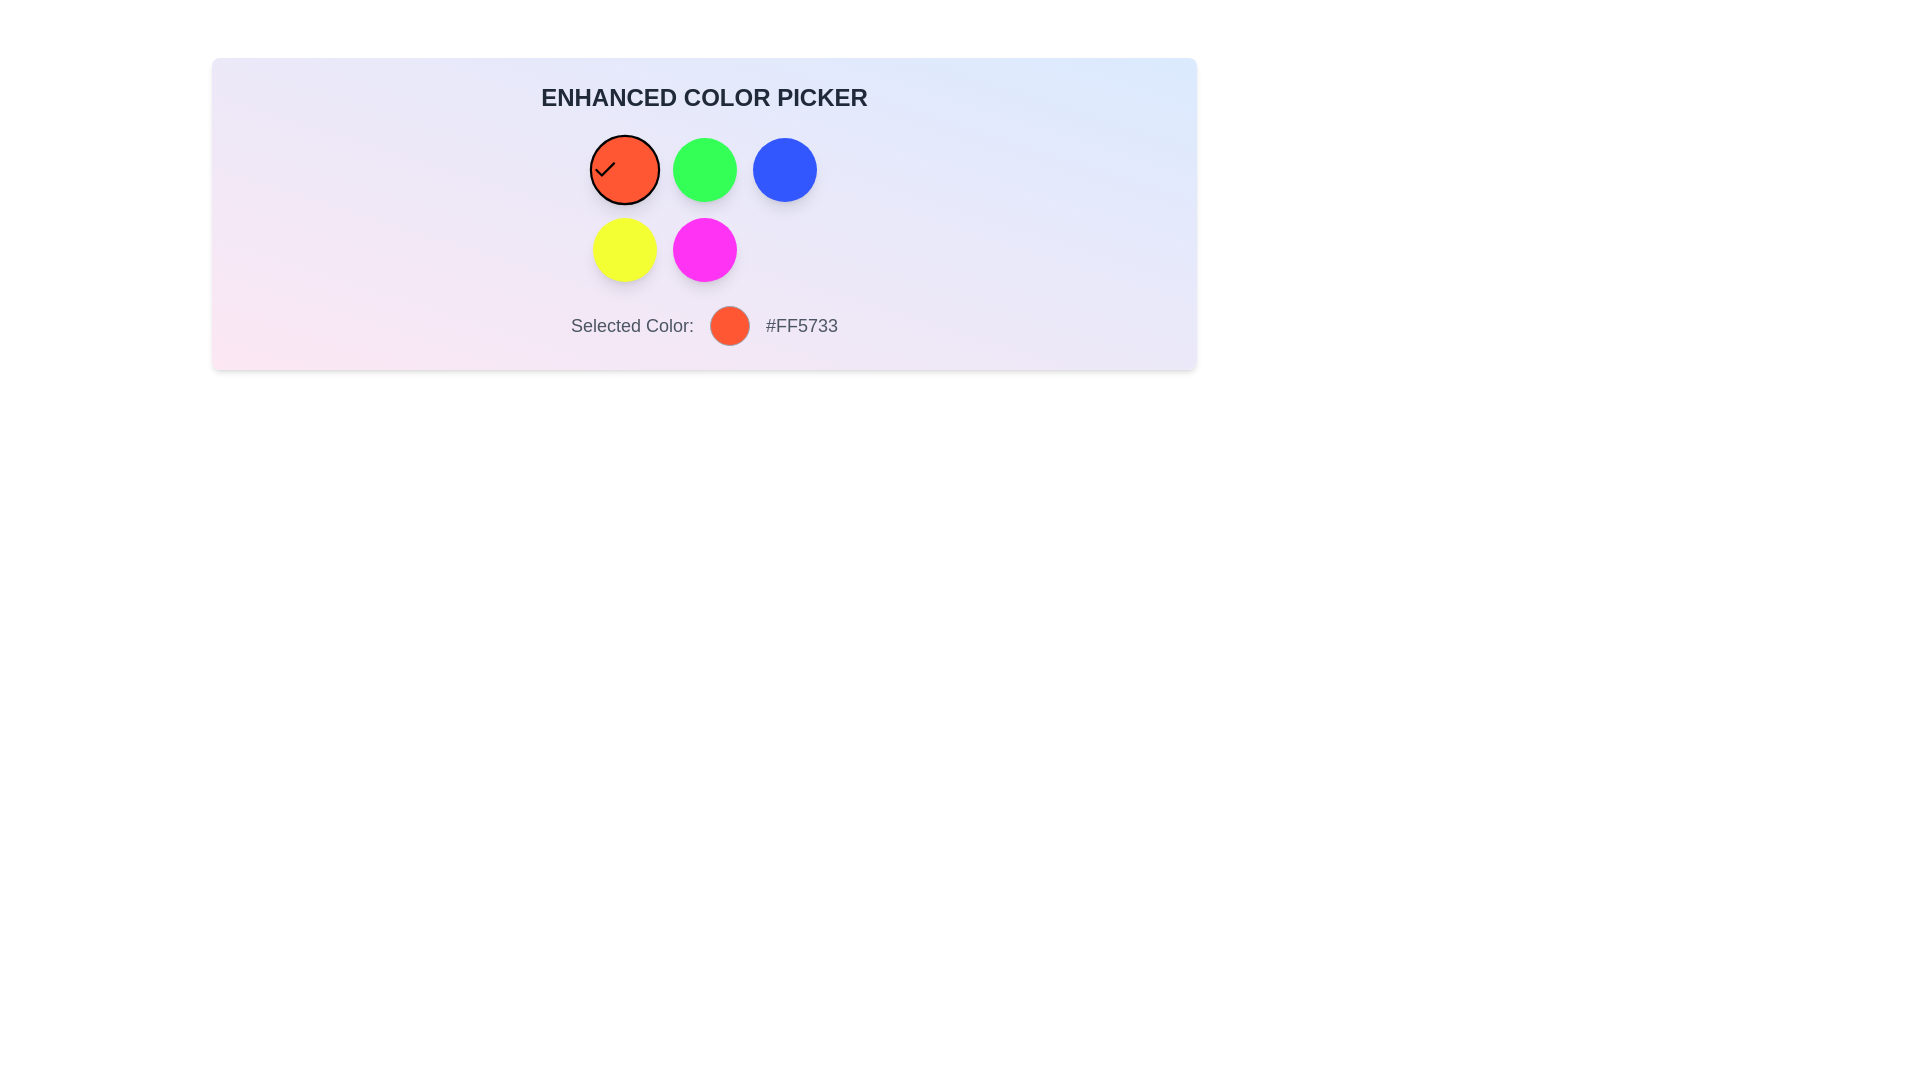 This screenshot has width=1920, height=1080. I want to click on the circular color button, so click(704, 209).